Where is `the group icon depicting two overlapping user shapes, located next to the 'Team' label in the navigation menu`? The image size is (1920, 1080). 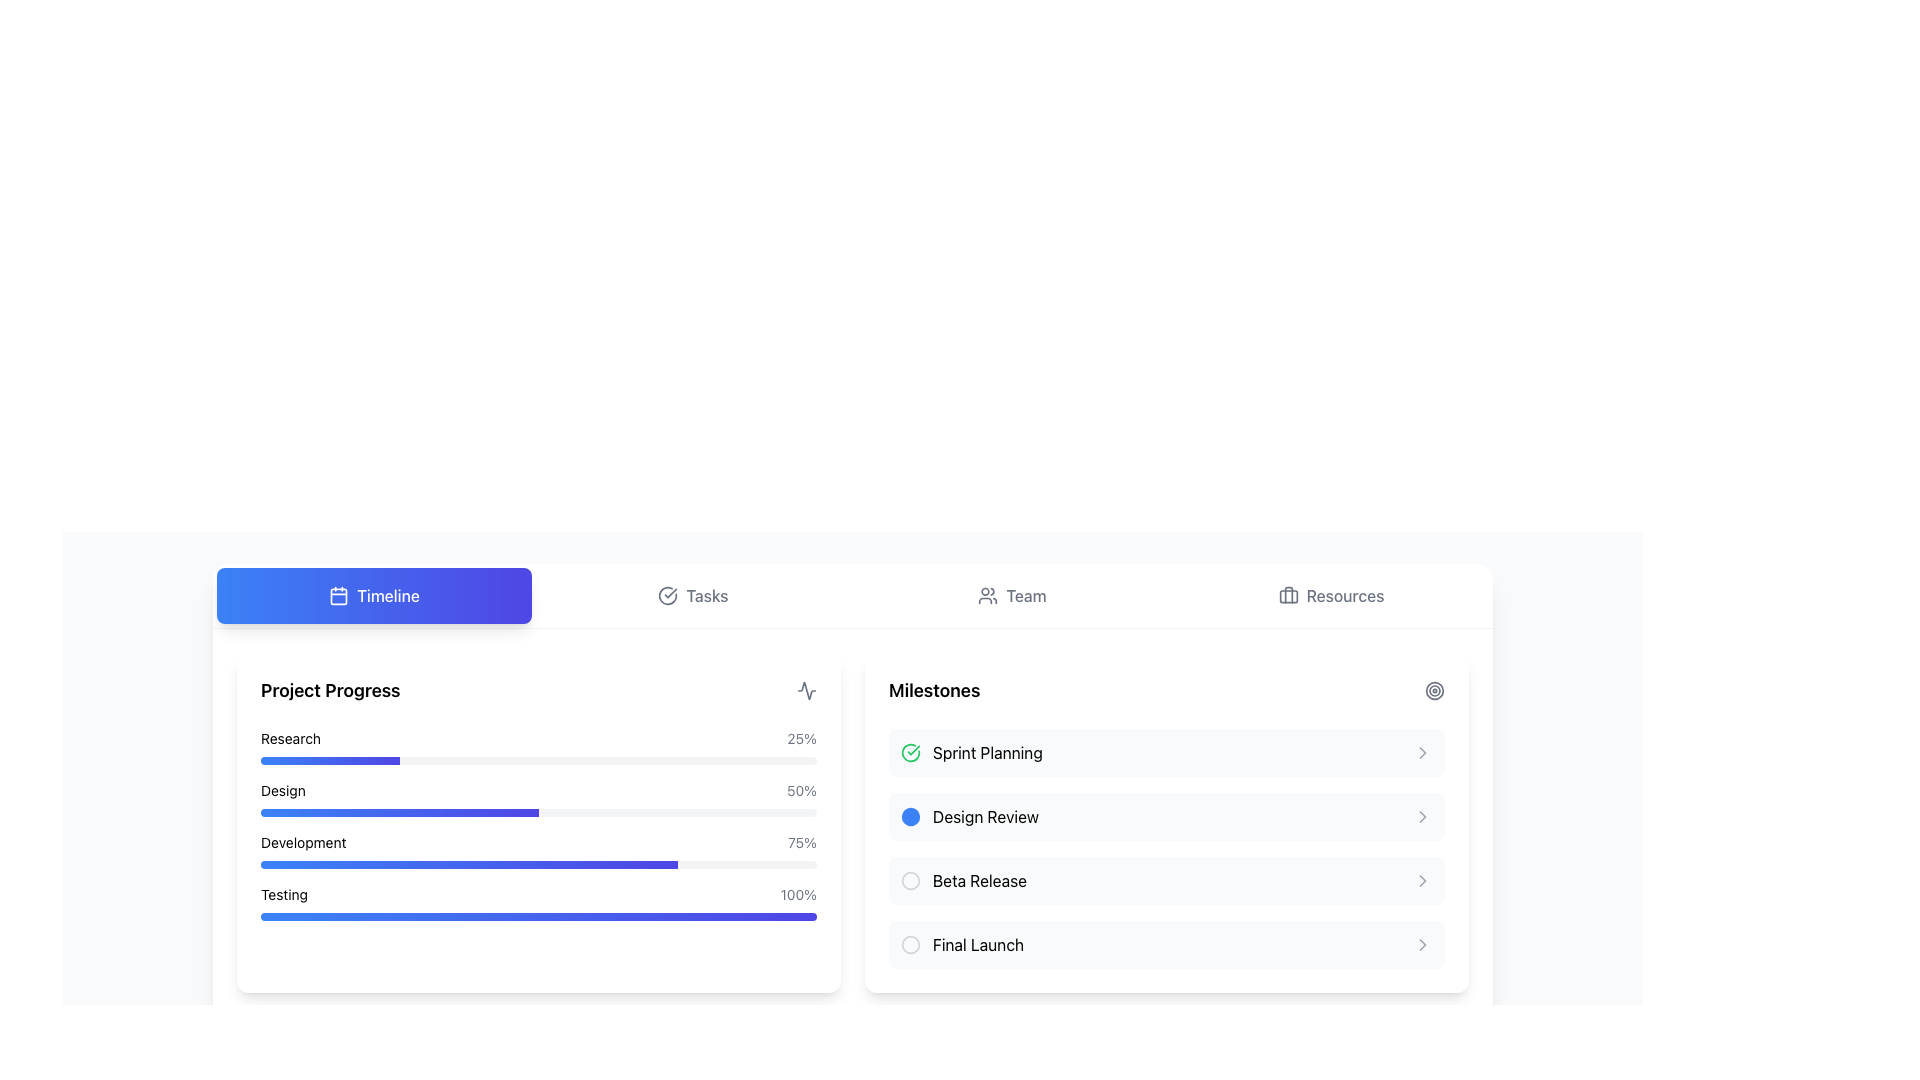
the group icon depicting two overlapping user shapes, located next to the 'Team' label in the navigation menu is located at coordinates (988, 595).